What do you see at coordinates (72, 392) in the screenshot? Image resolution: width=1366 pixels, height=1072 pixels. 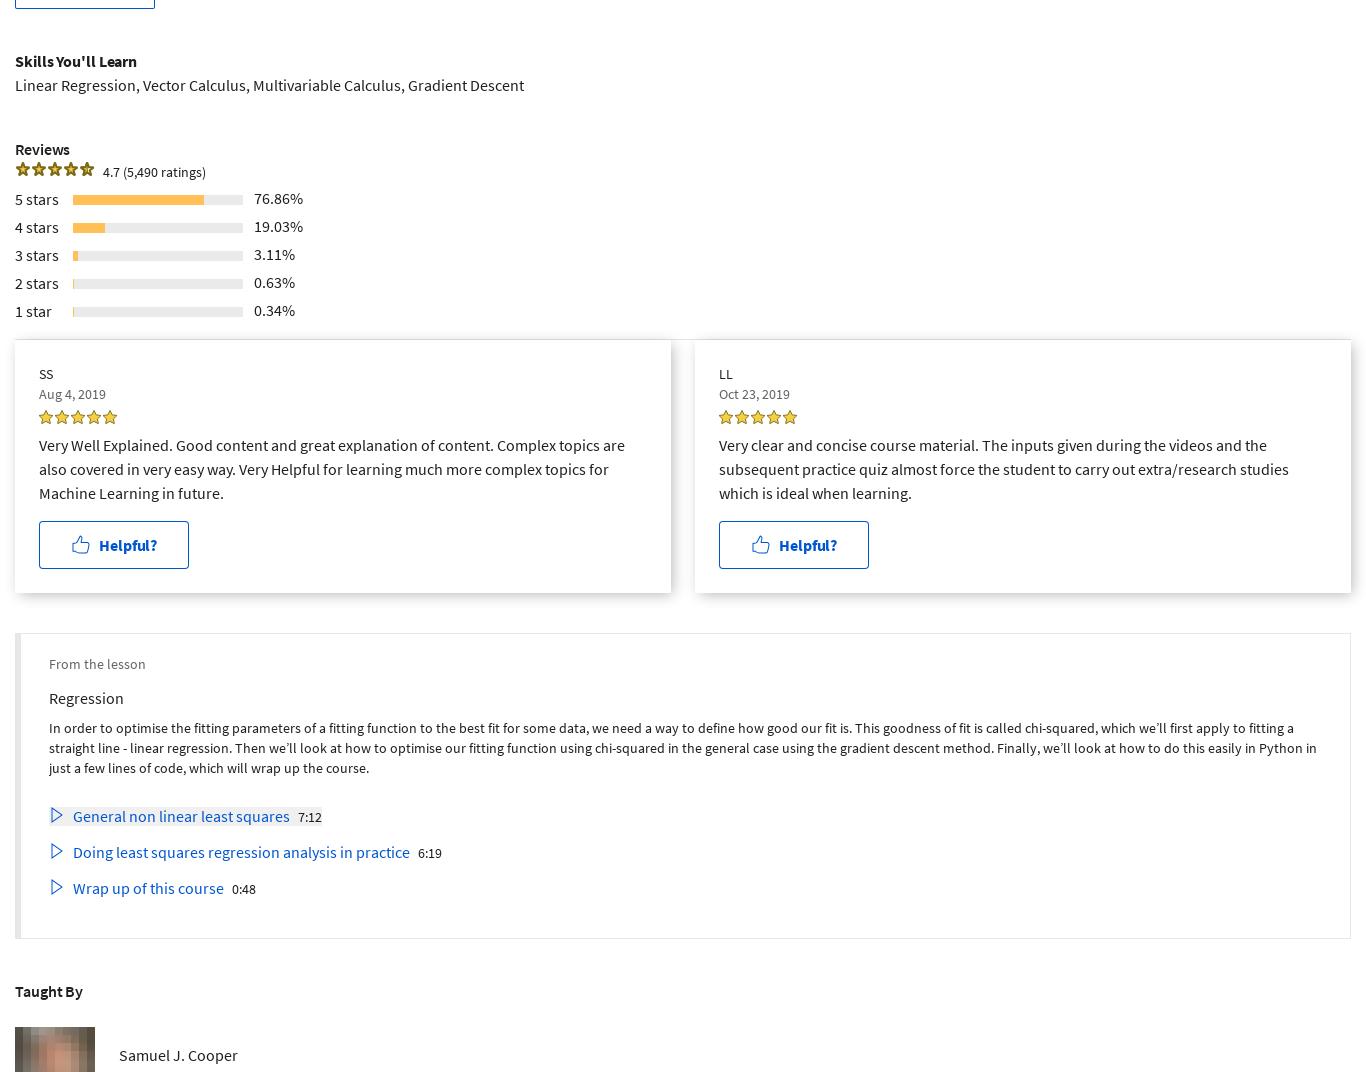 I see `'Aug 4, 2019'` at bounding box center [72, 392].